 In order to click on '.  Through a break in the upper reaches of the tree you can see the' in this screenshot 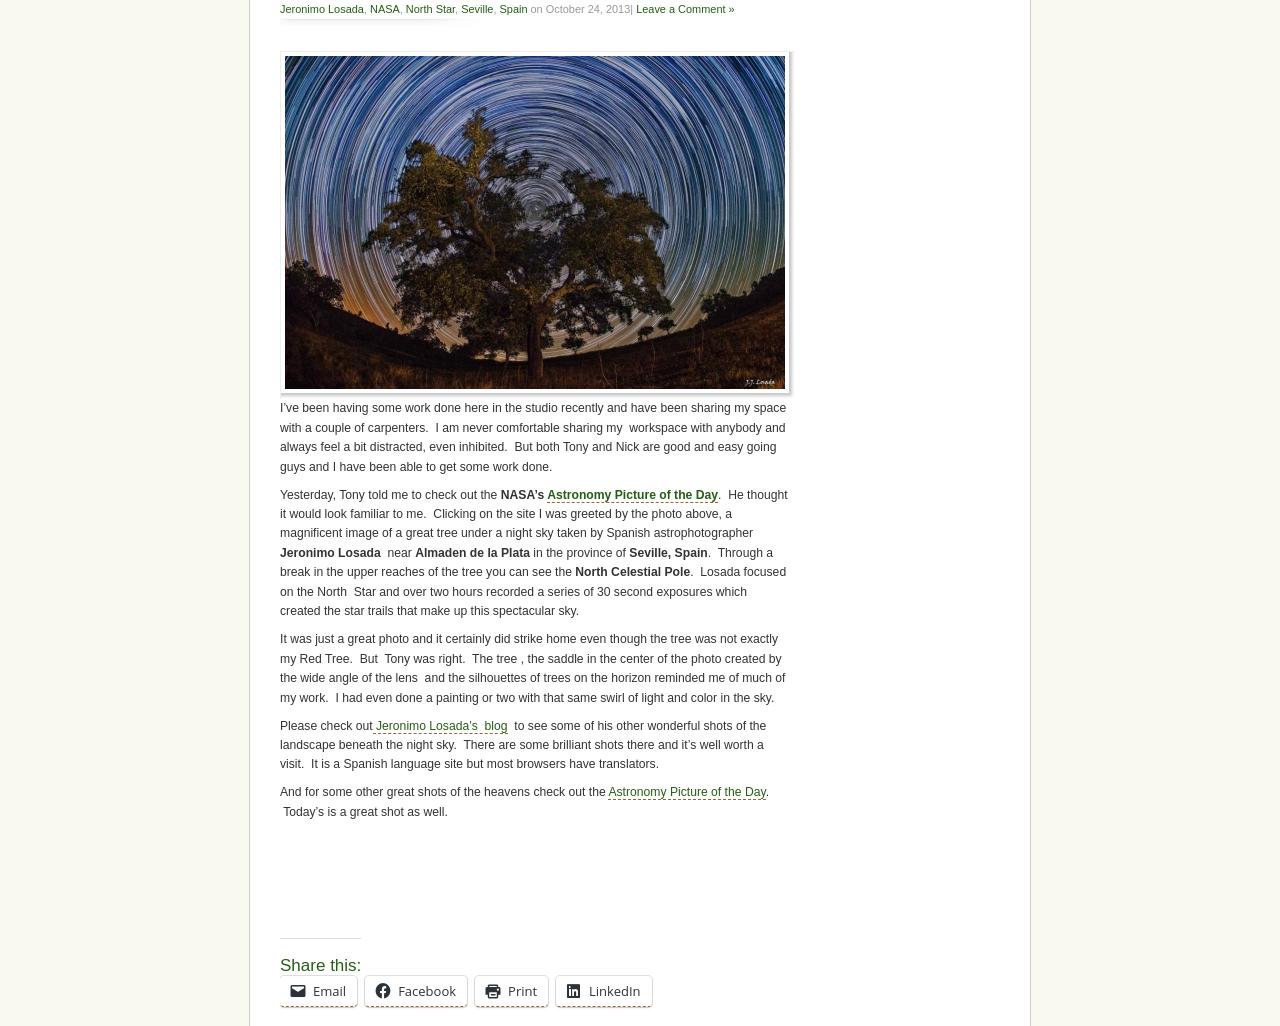, I will do `click(526, 562)`.